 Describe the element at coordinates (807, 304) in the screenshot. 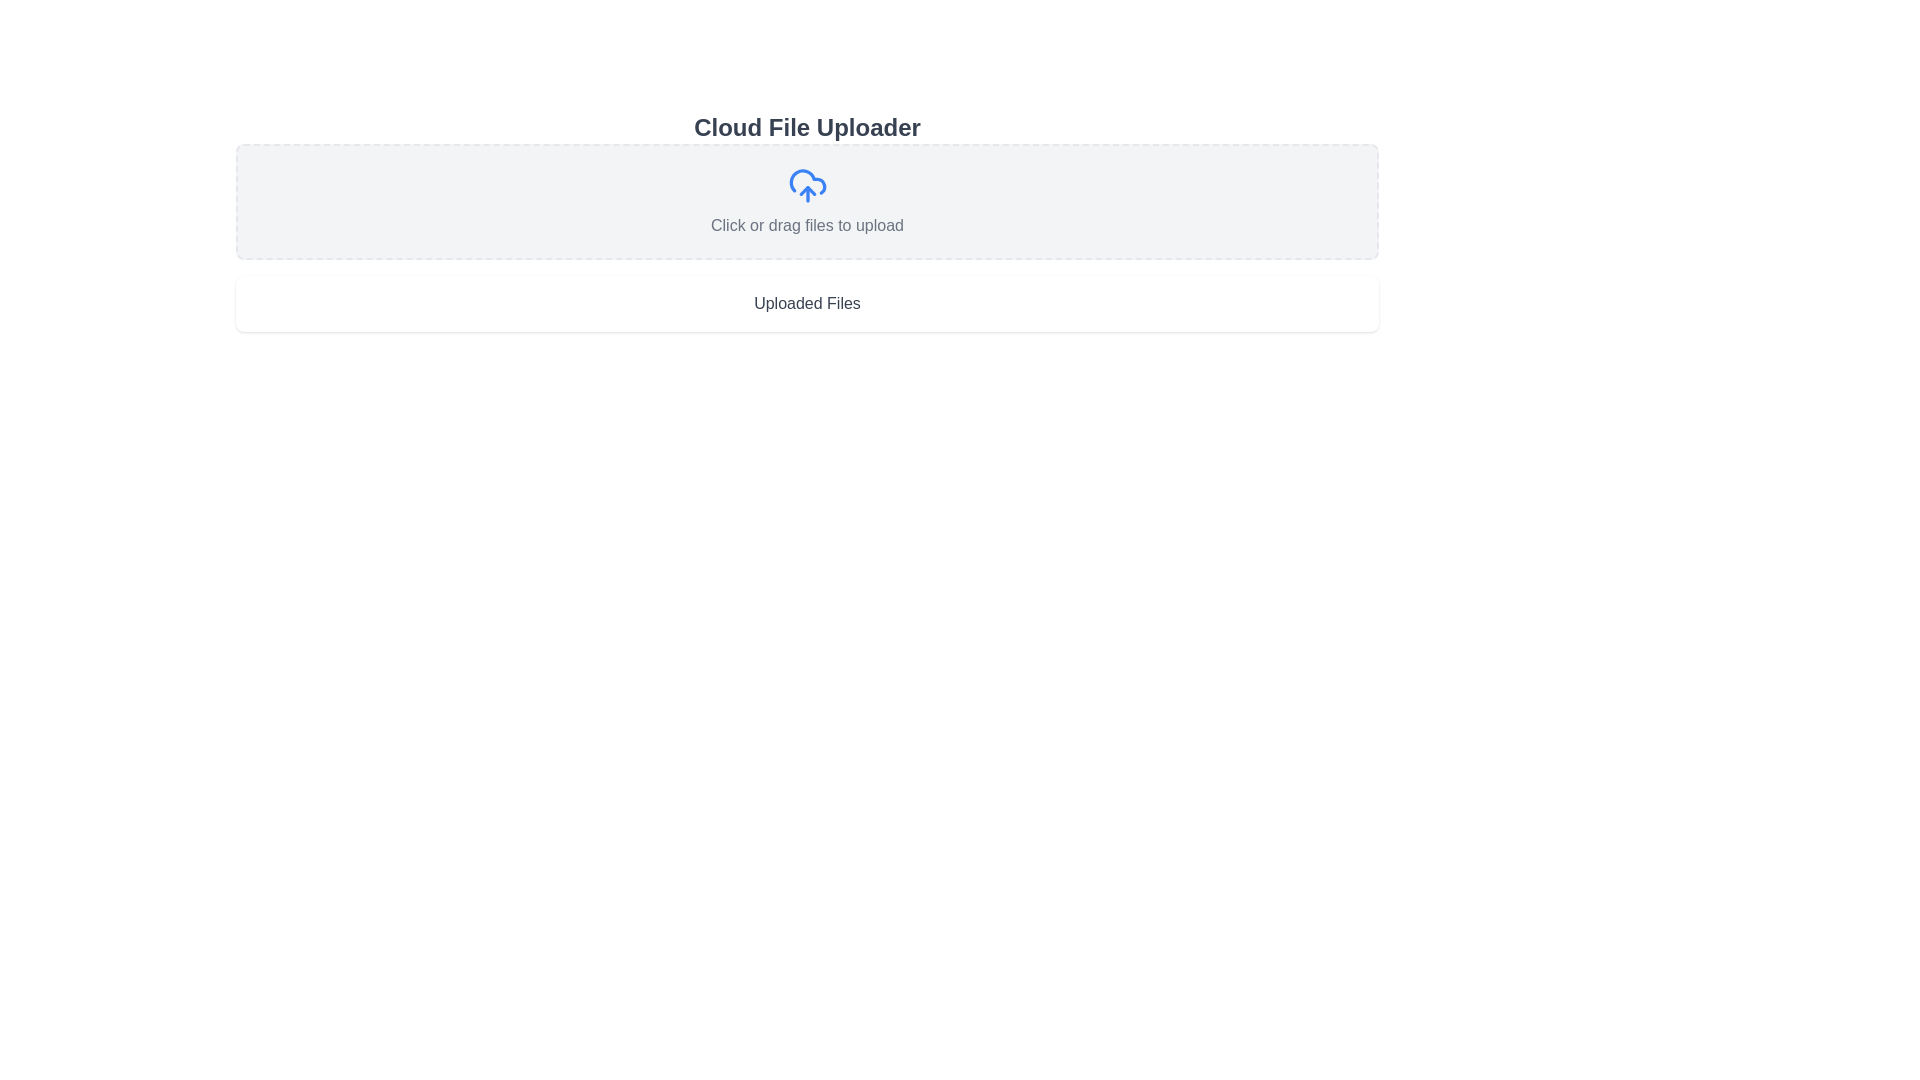

I see `the 'Uploaded Files' text label, which is styled with medium font weight and gray color, located below the 'Cloud File Uploader' section` at that location.